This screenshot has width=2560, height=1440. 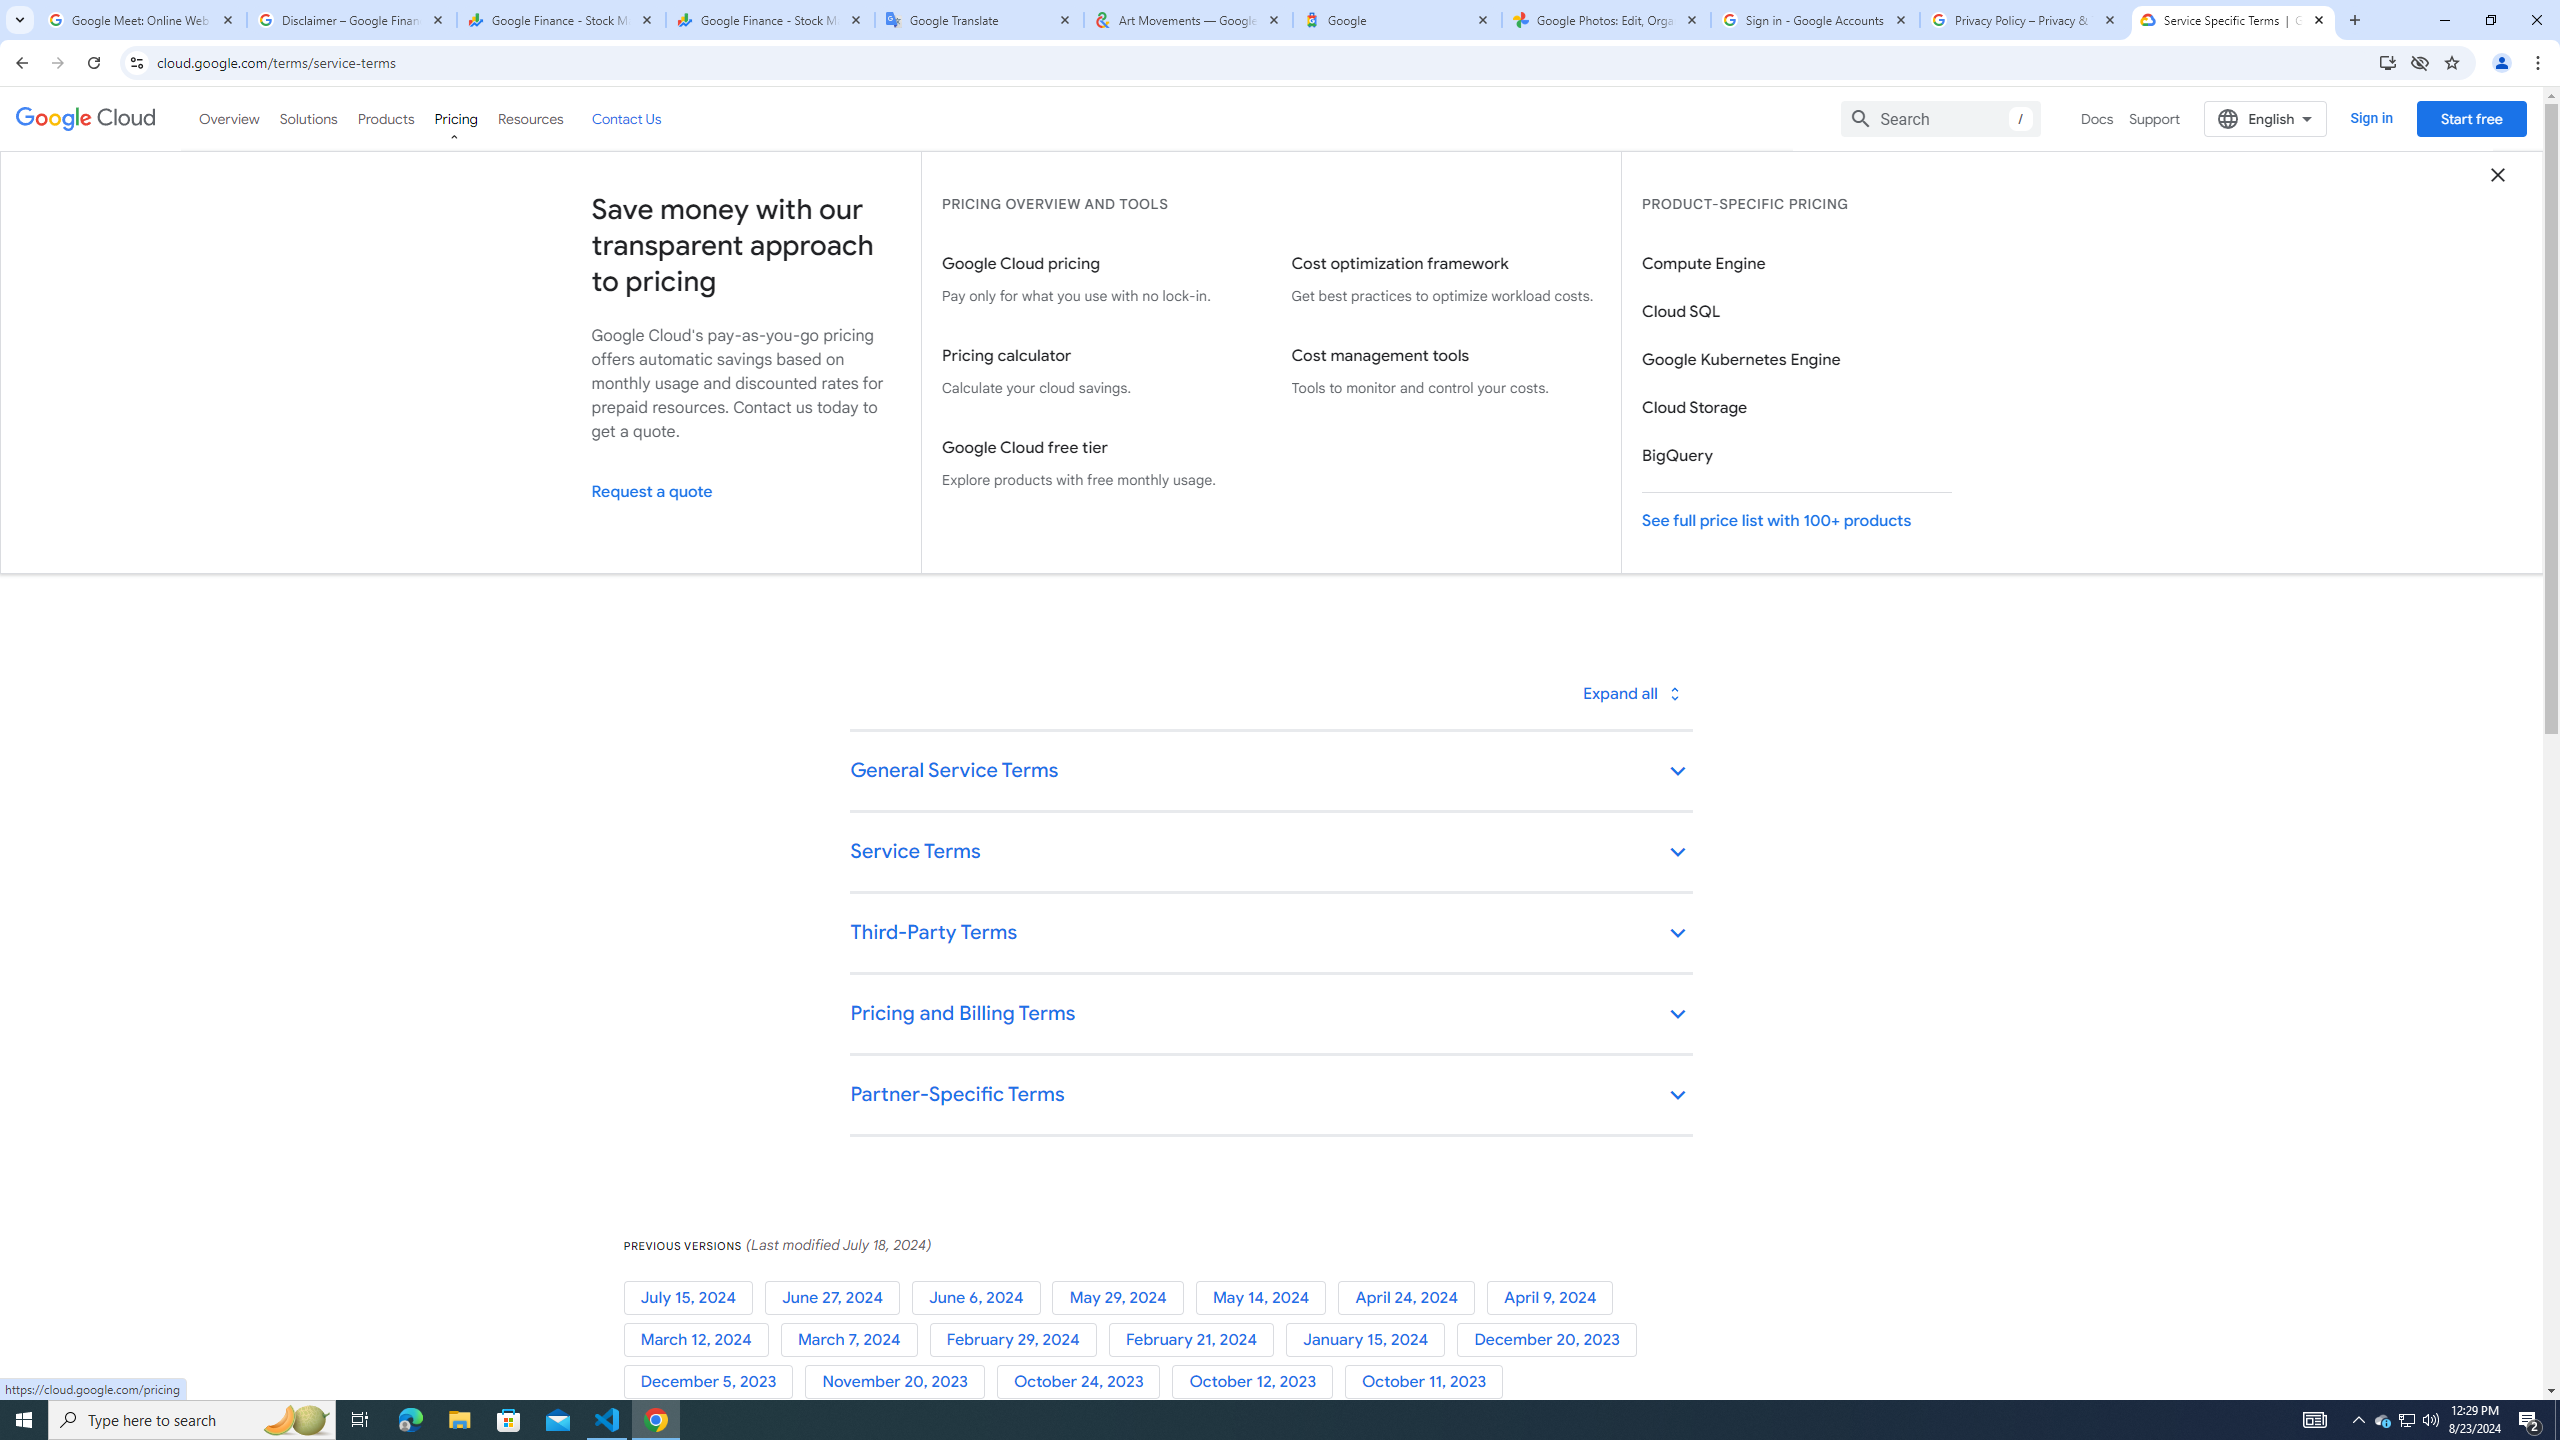 What do you see at coordinates (529, 118) in the screenshot?
I see `'Resources'` at bounding box center [529, 118].